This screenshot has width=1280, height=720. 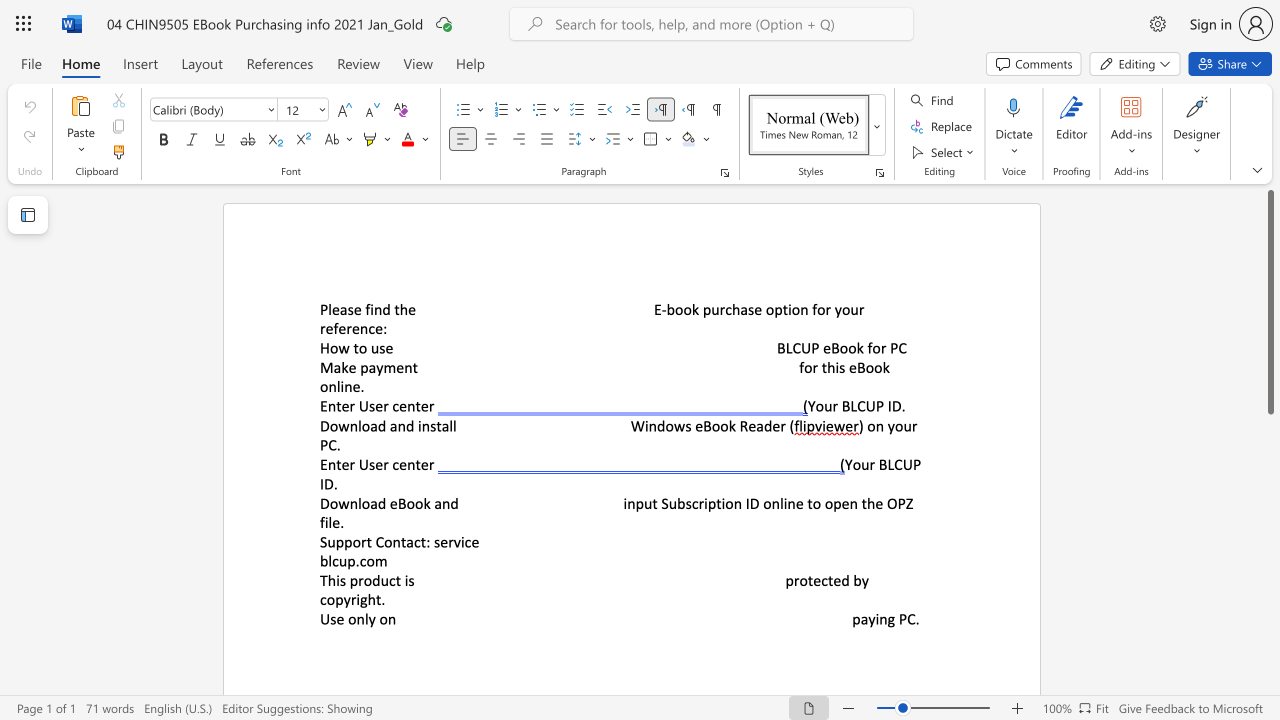 What do you see at coordinates (890, 618) in the screenshot?
I see `the 1th character "g" in the text` at bounding box center [890, 618].